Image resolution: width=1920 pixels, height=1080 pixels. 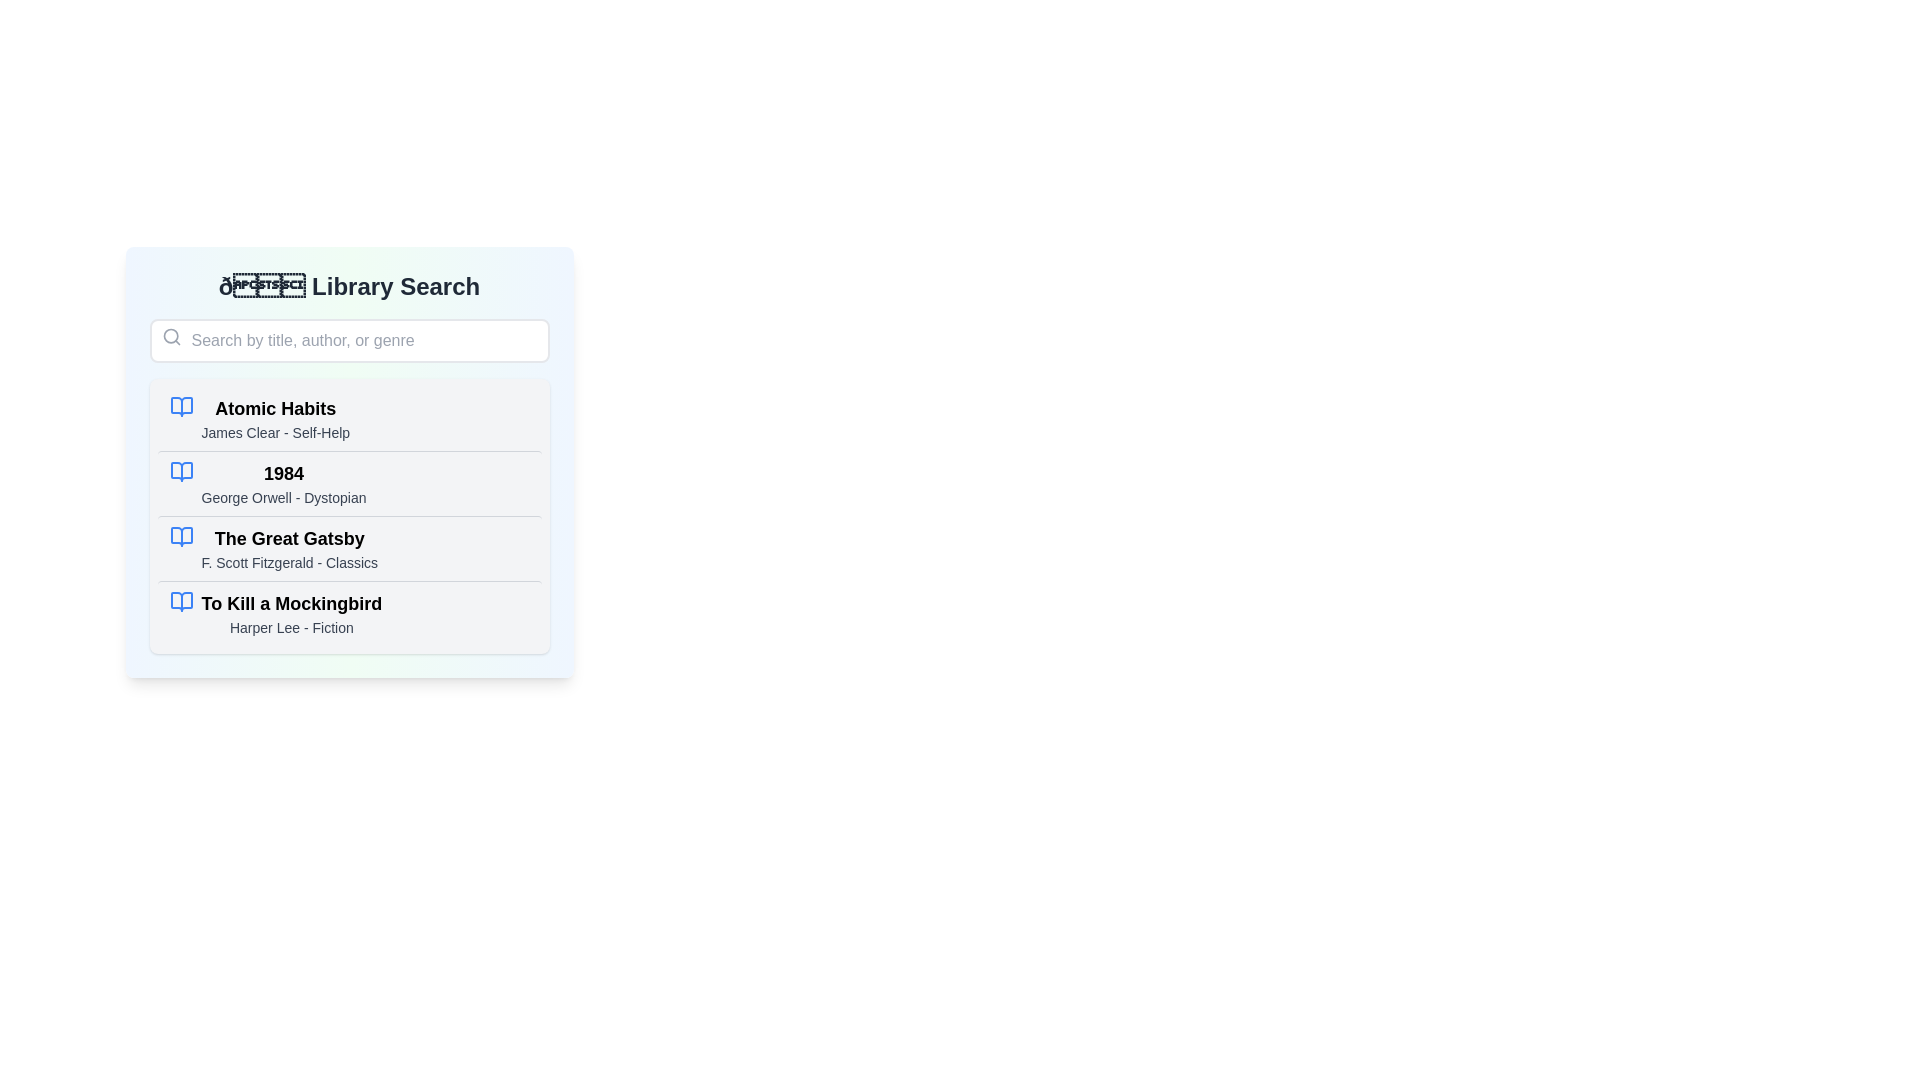 I want to click on the text label displaying 'F. Scott Fitzgerald - Classics', which is located directly below the title 'The Great Gatsby' in a smaller, gray-colored font, so click(x=288, y=563).